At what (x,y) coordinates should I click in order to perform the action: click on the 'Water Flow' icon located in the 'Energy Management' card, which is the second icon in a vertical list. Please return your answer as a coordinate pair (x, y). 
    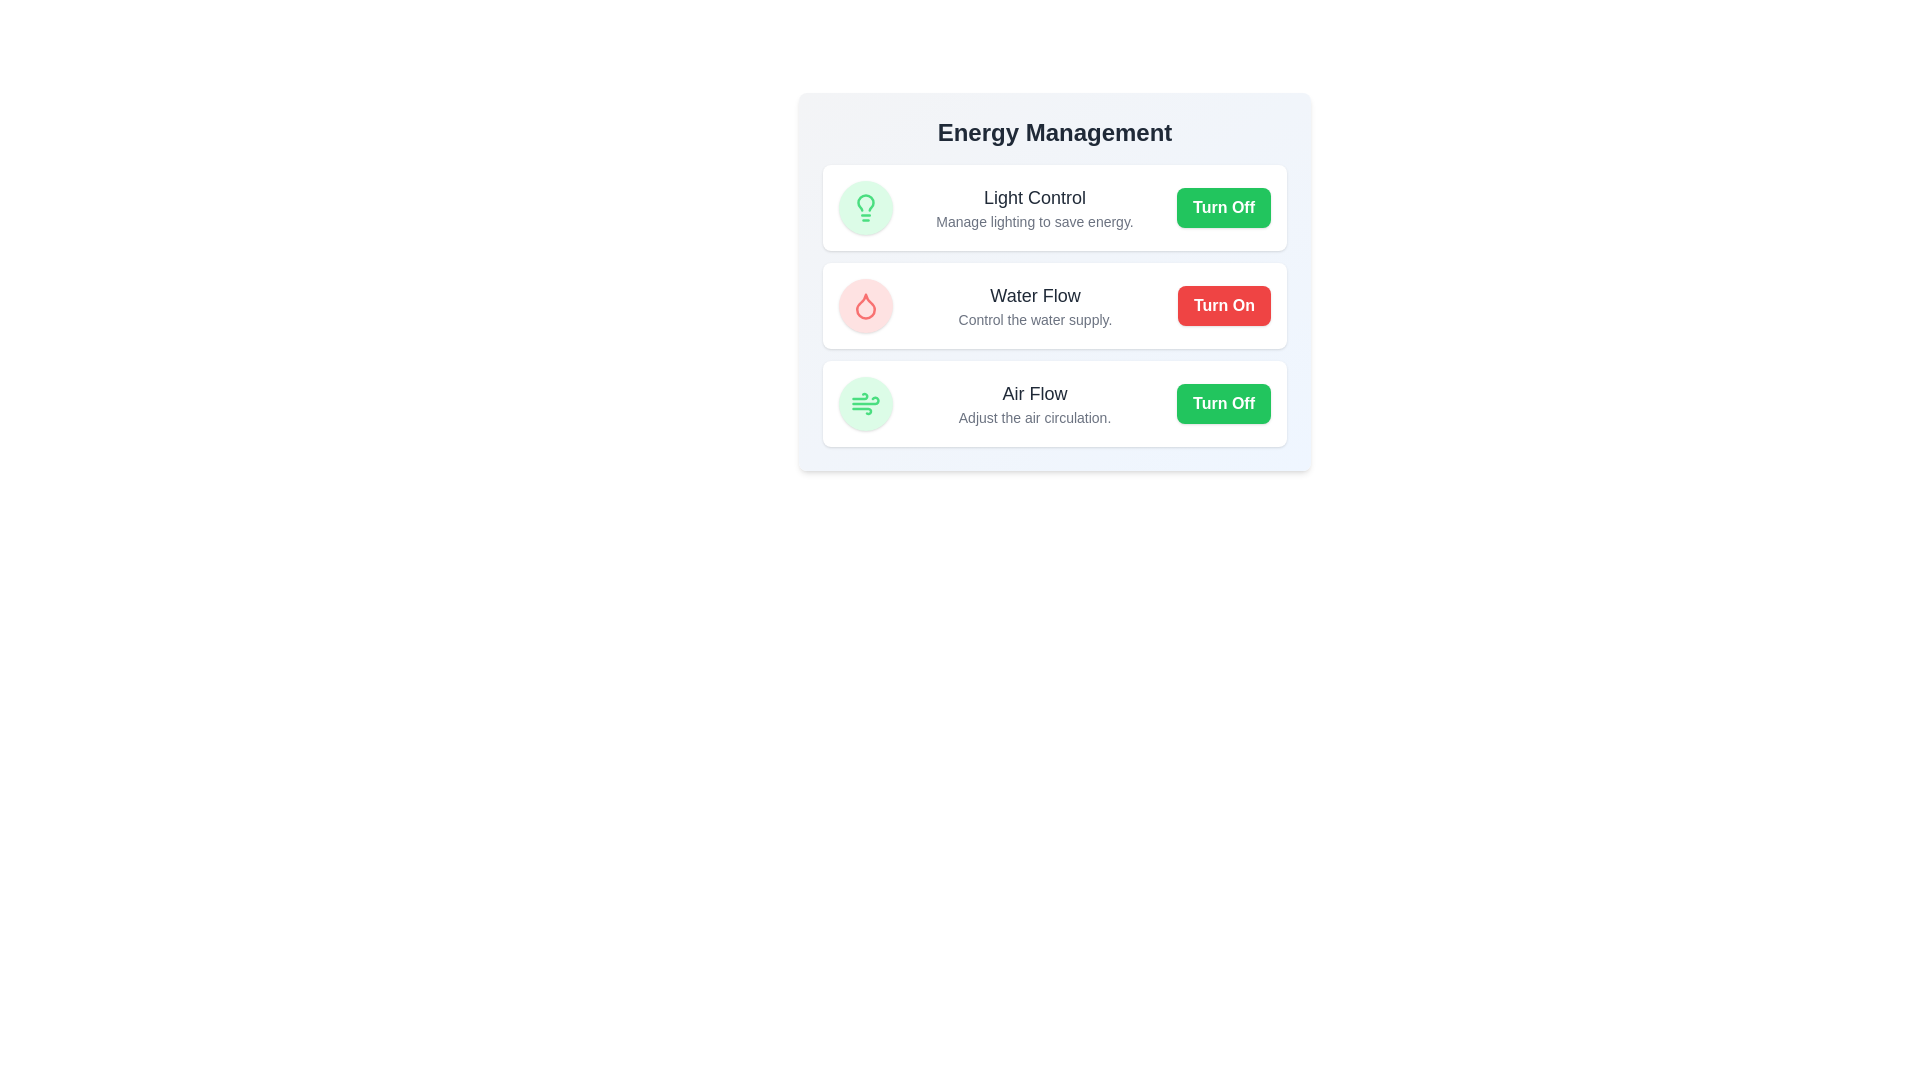
    Looking at the image, I should click on (865, 305).